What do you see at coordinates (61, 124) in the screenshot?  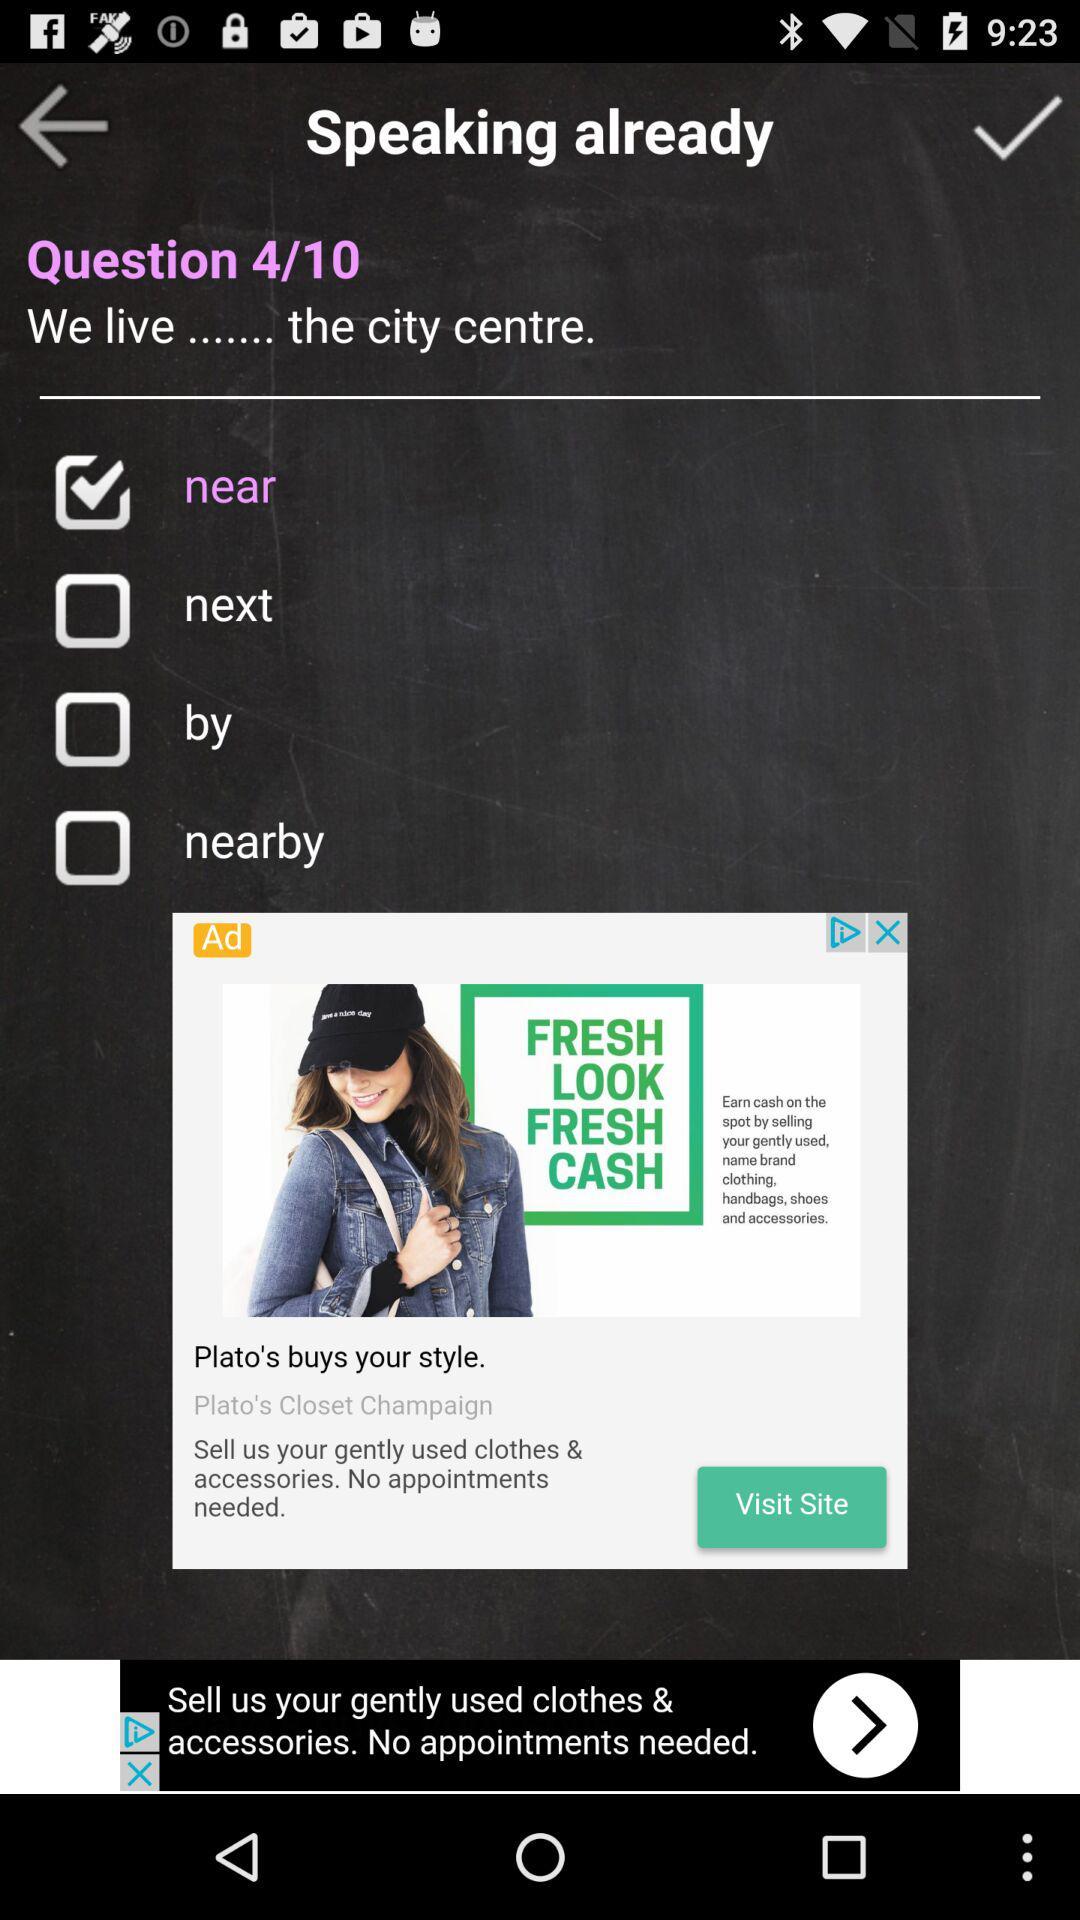 I see `go back` at bounding box center [61, 124].